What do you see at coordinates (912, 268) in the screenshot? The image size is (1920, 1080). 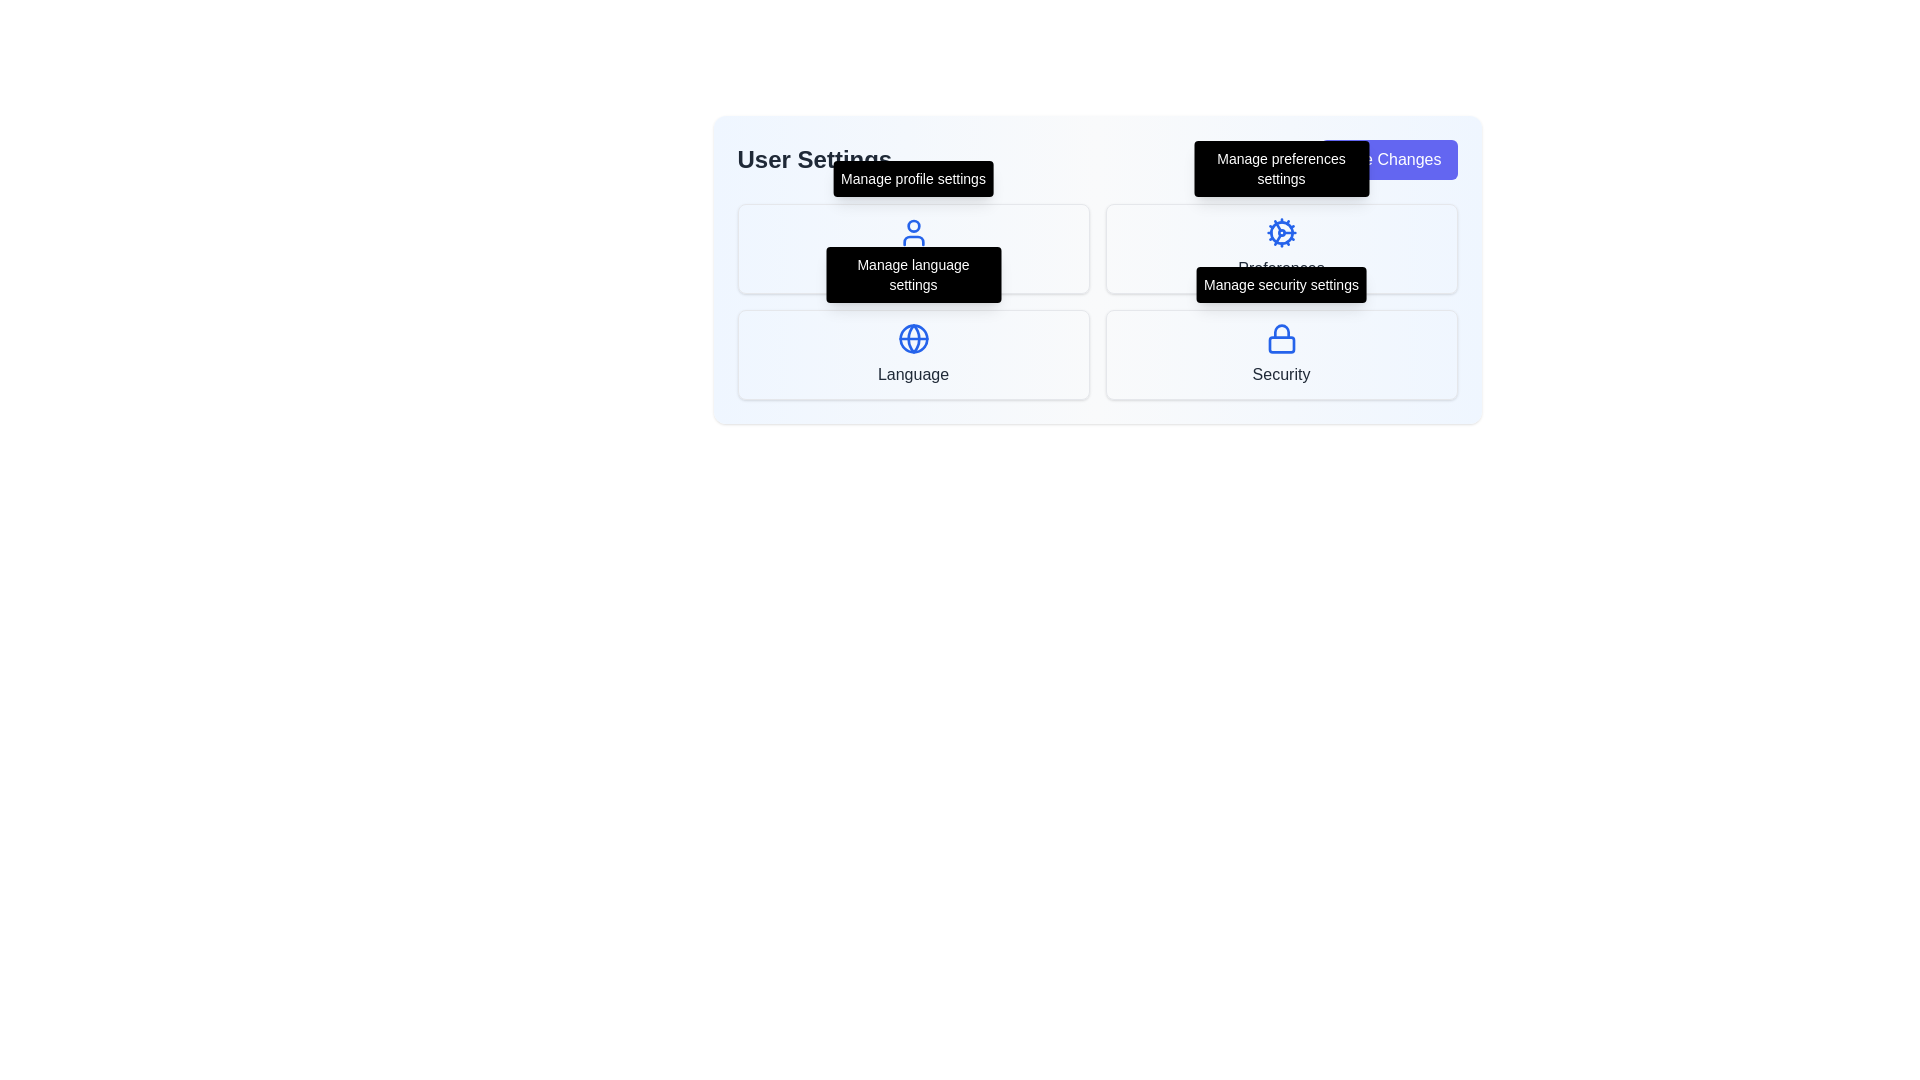 I see `the Text Label that identifies the user profile settings section, which is located in the top-left quadrant of the grid layout, horizontally centered below the user icon` at bounding box center [912, 268].